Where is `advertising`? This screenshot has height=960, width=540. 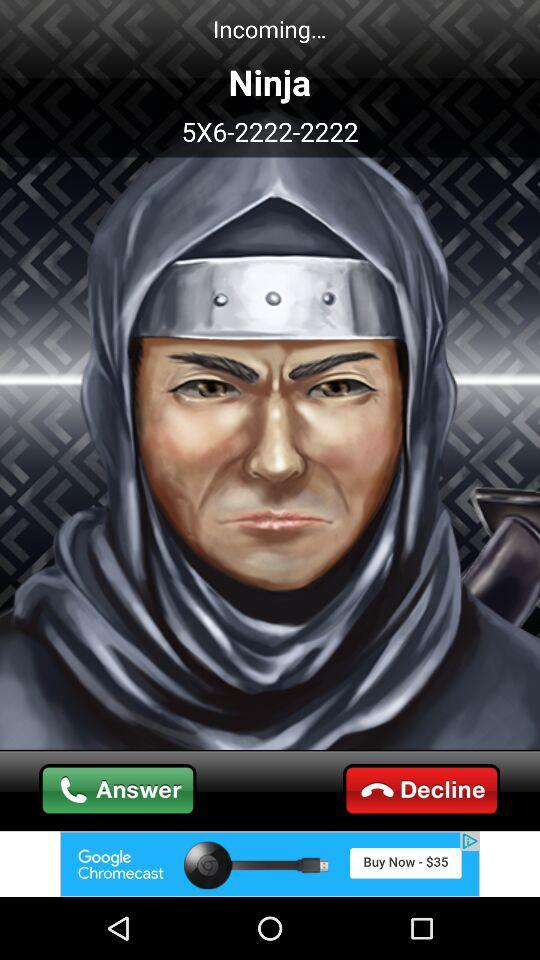
advertising is located at coordinates (270, 863).